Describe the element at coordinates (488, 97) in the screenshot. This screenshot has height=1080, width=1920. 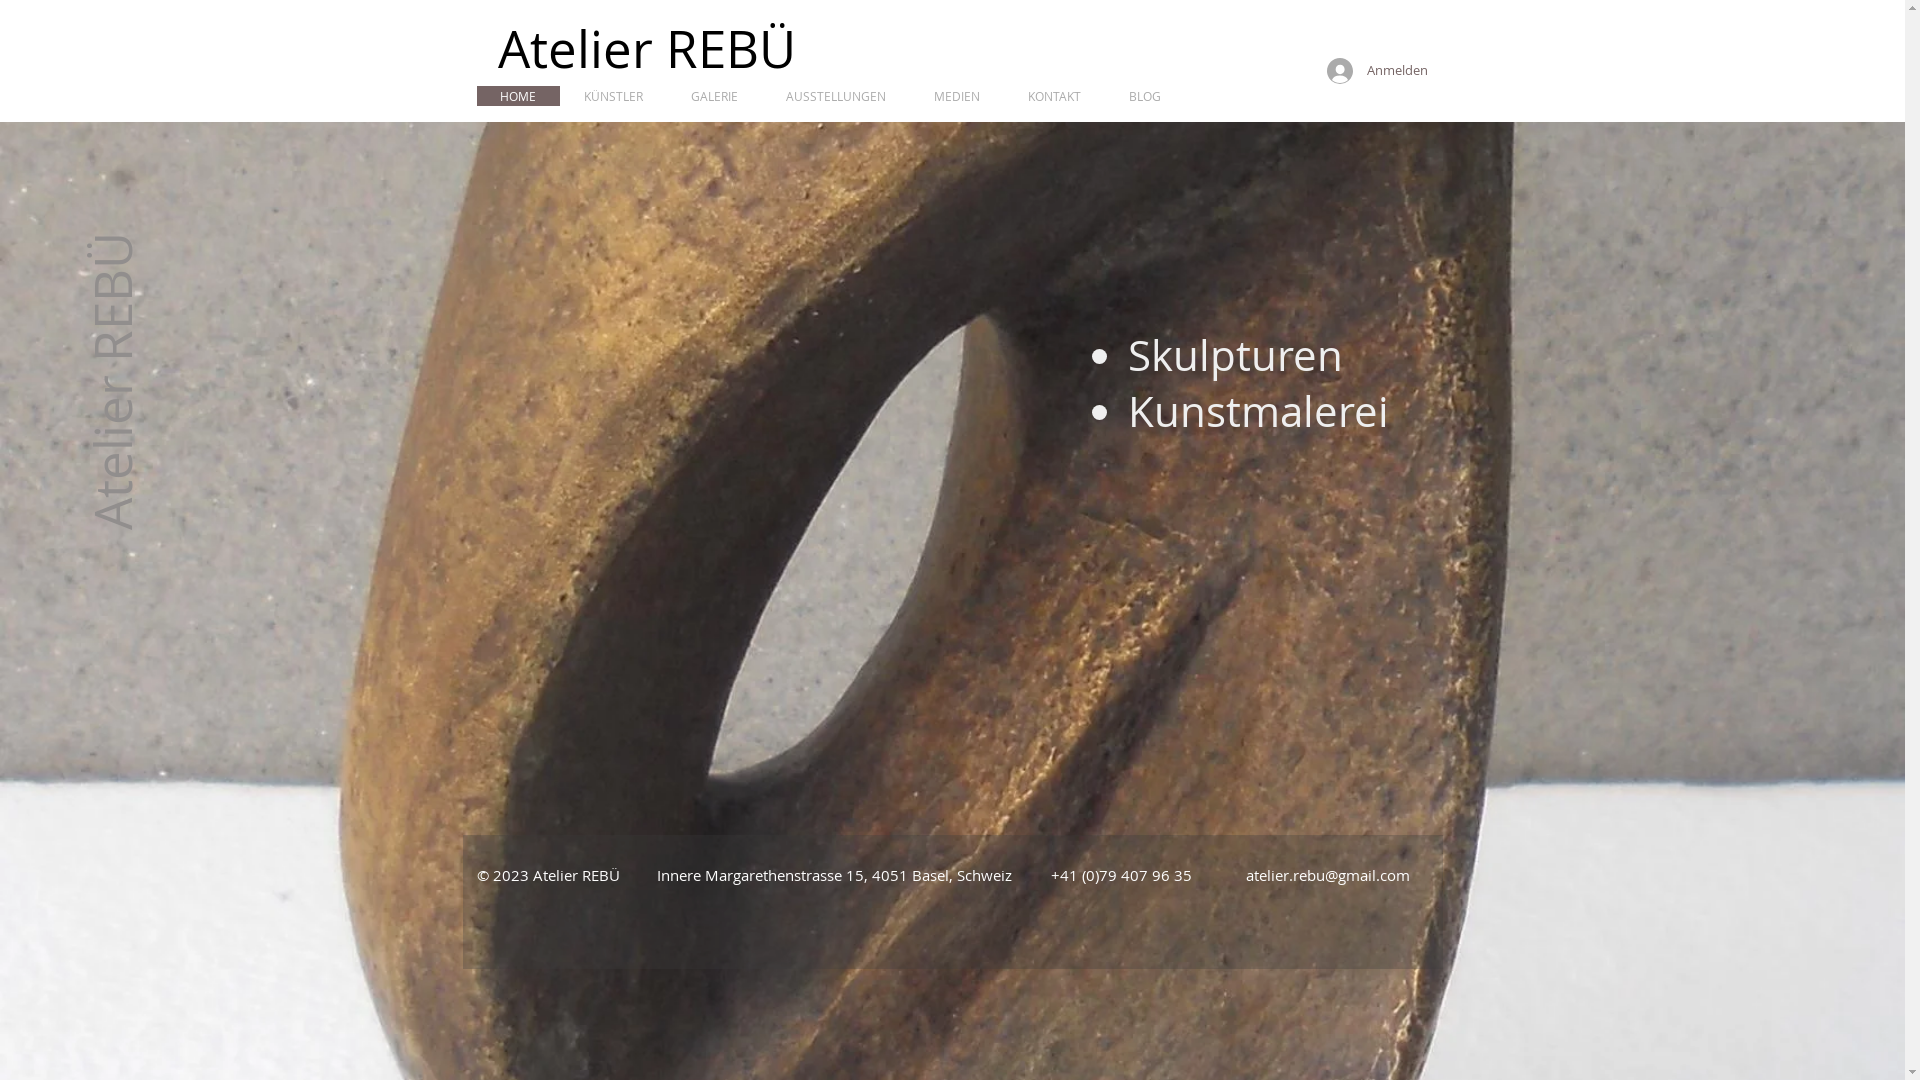
I see `'HOME'` at that location.